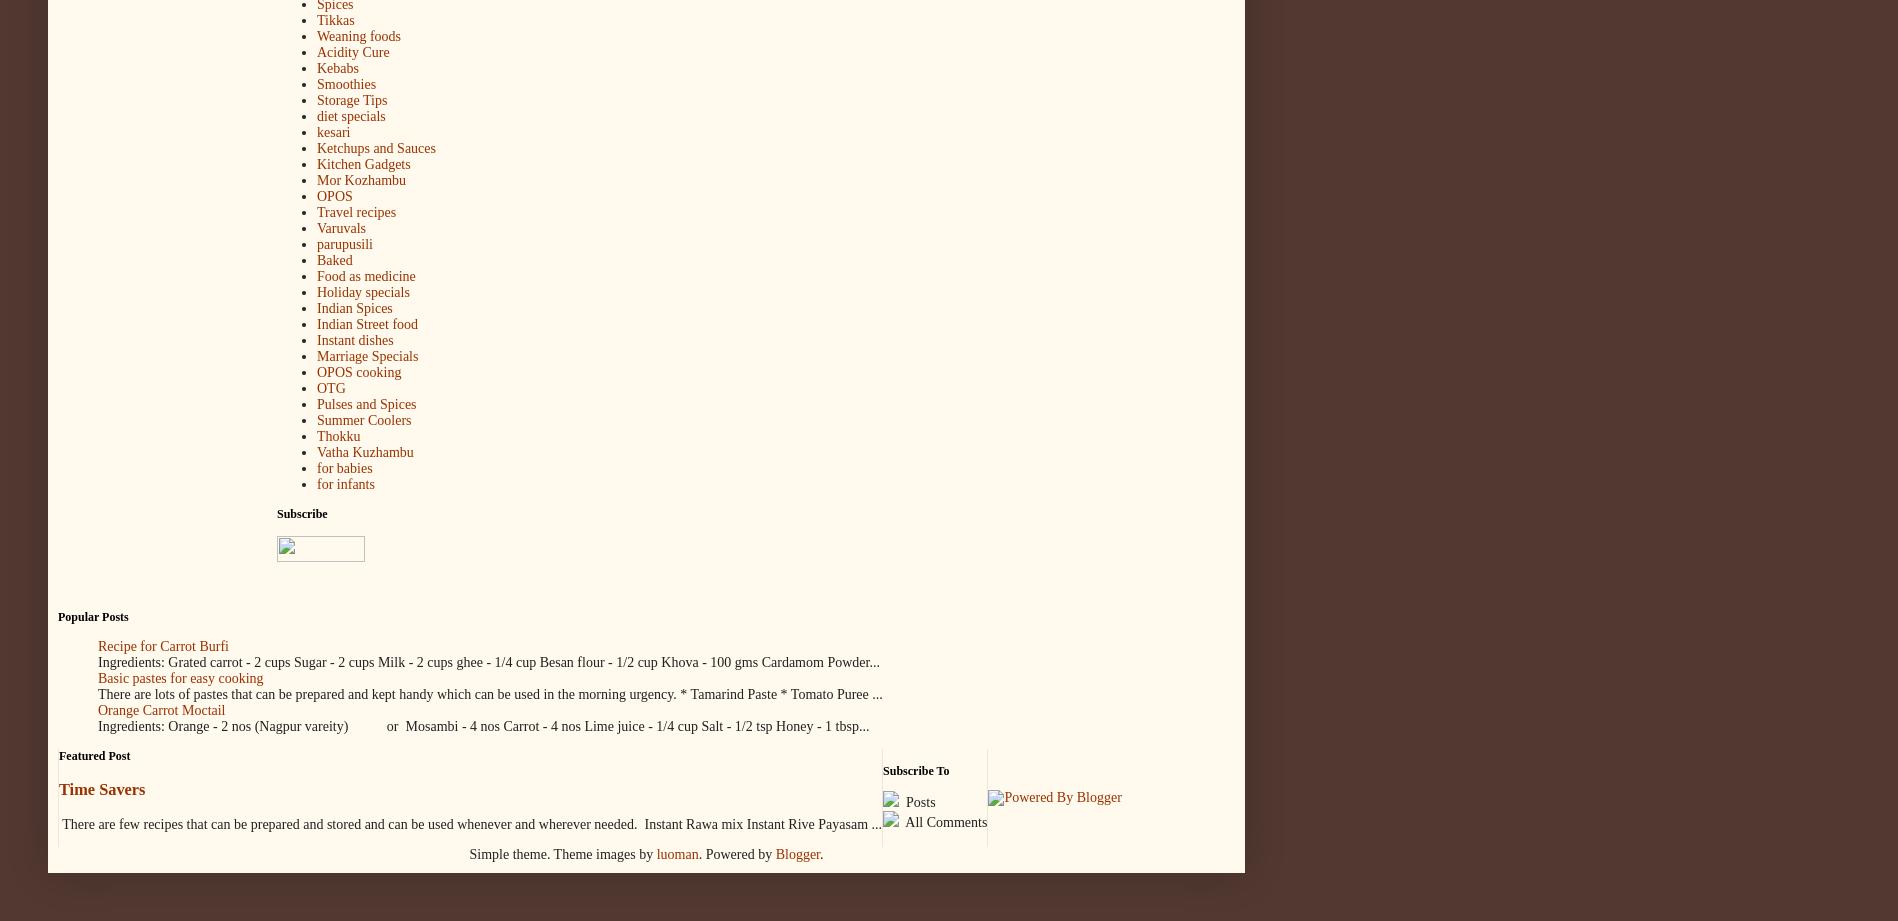  What do you see at coordinates (345, 243) in the screenshot?
I see `'parupusili'` at bounding box center [345, 243].